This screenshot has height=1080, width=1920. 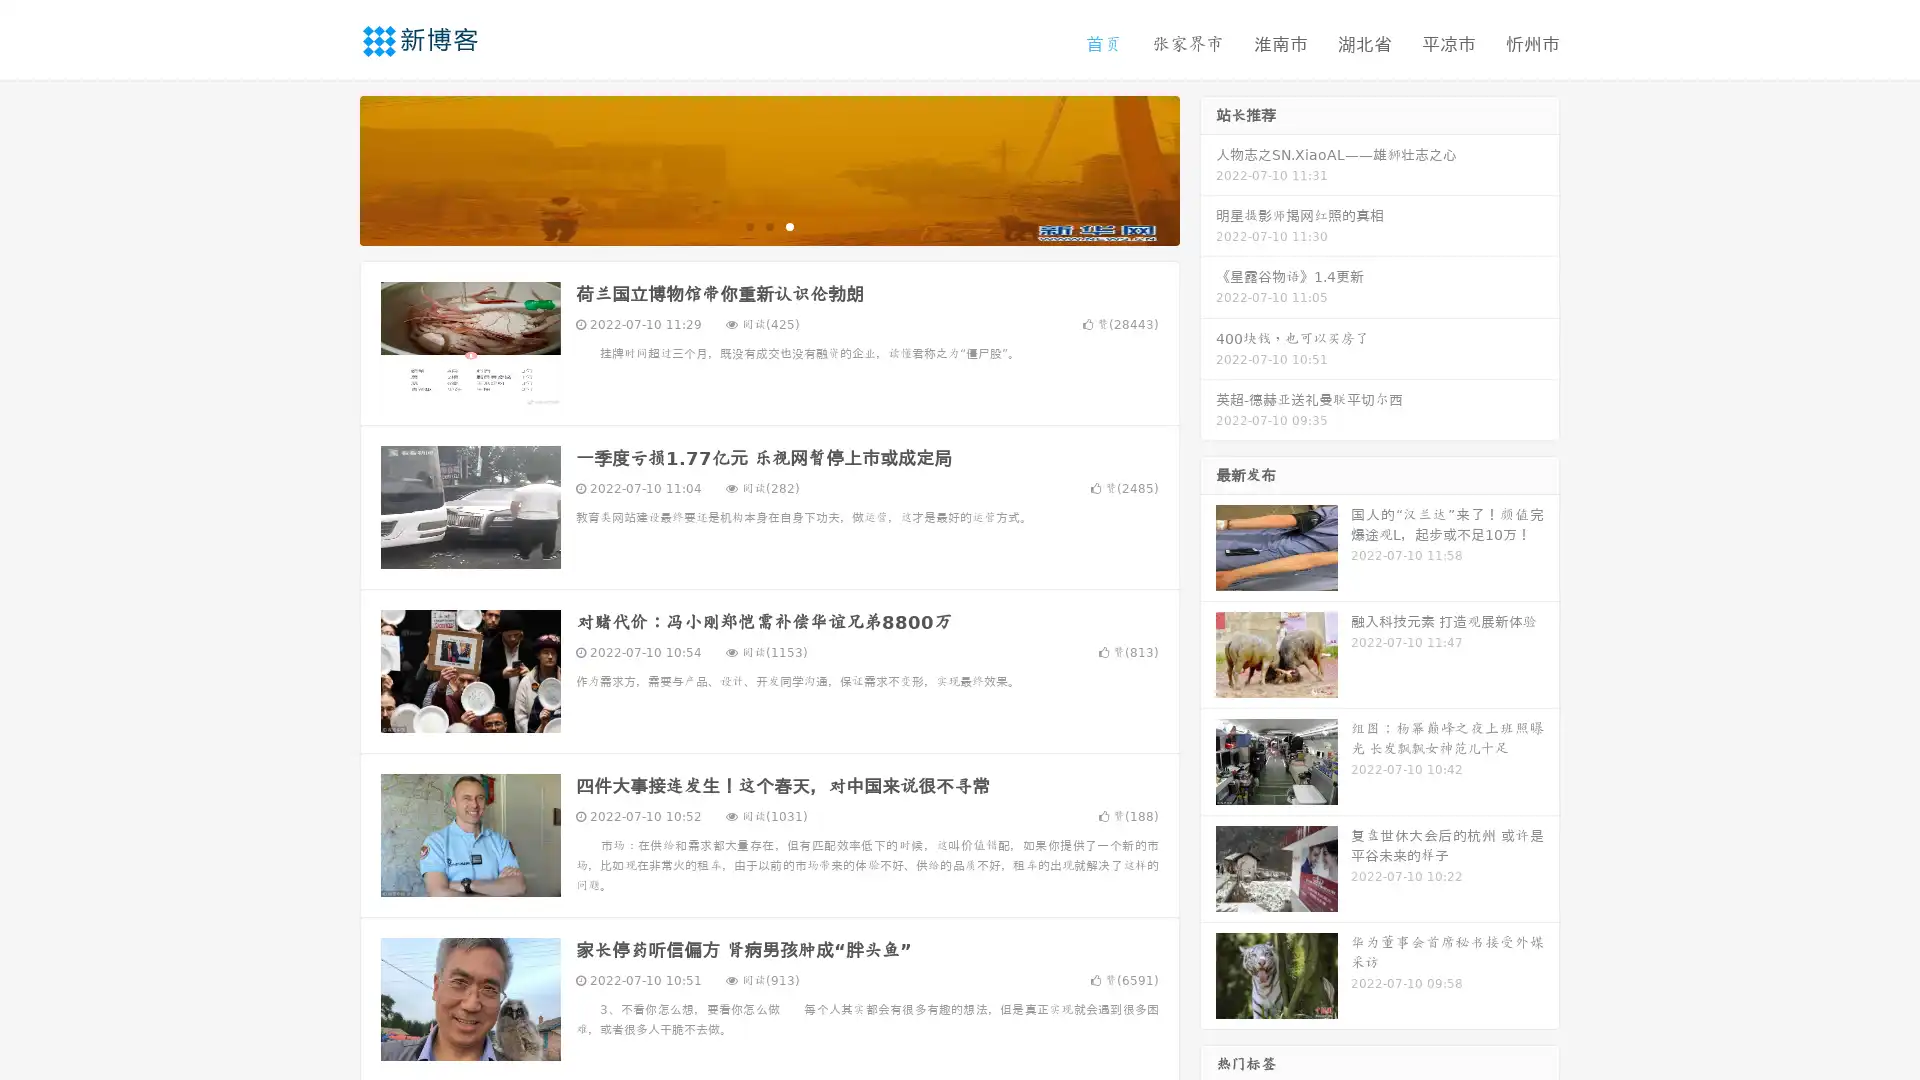 I want to click on Go to slide 2, so click(x=768, y=225).